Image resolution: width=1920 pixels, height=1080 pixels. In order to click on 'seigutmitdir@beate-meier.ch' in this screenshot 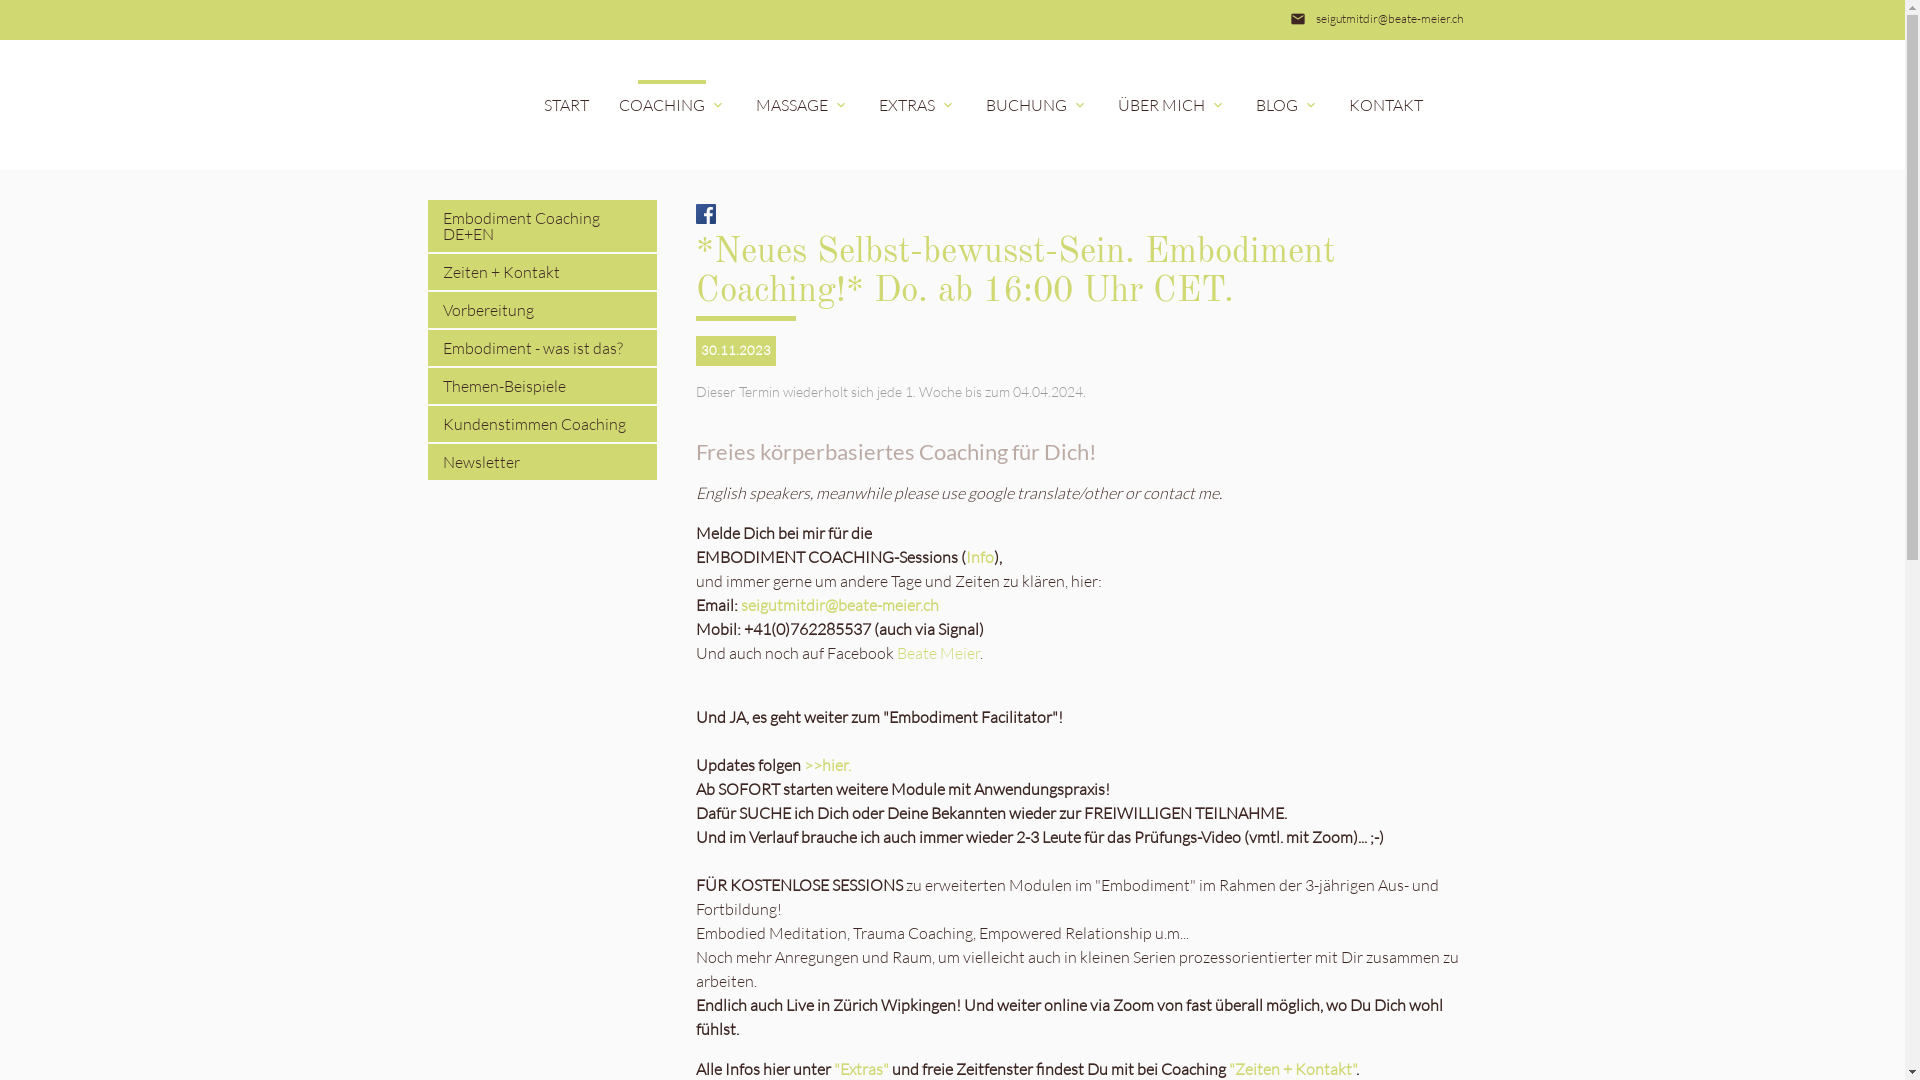, I will do `click(1388, 19)`.